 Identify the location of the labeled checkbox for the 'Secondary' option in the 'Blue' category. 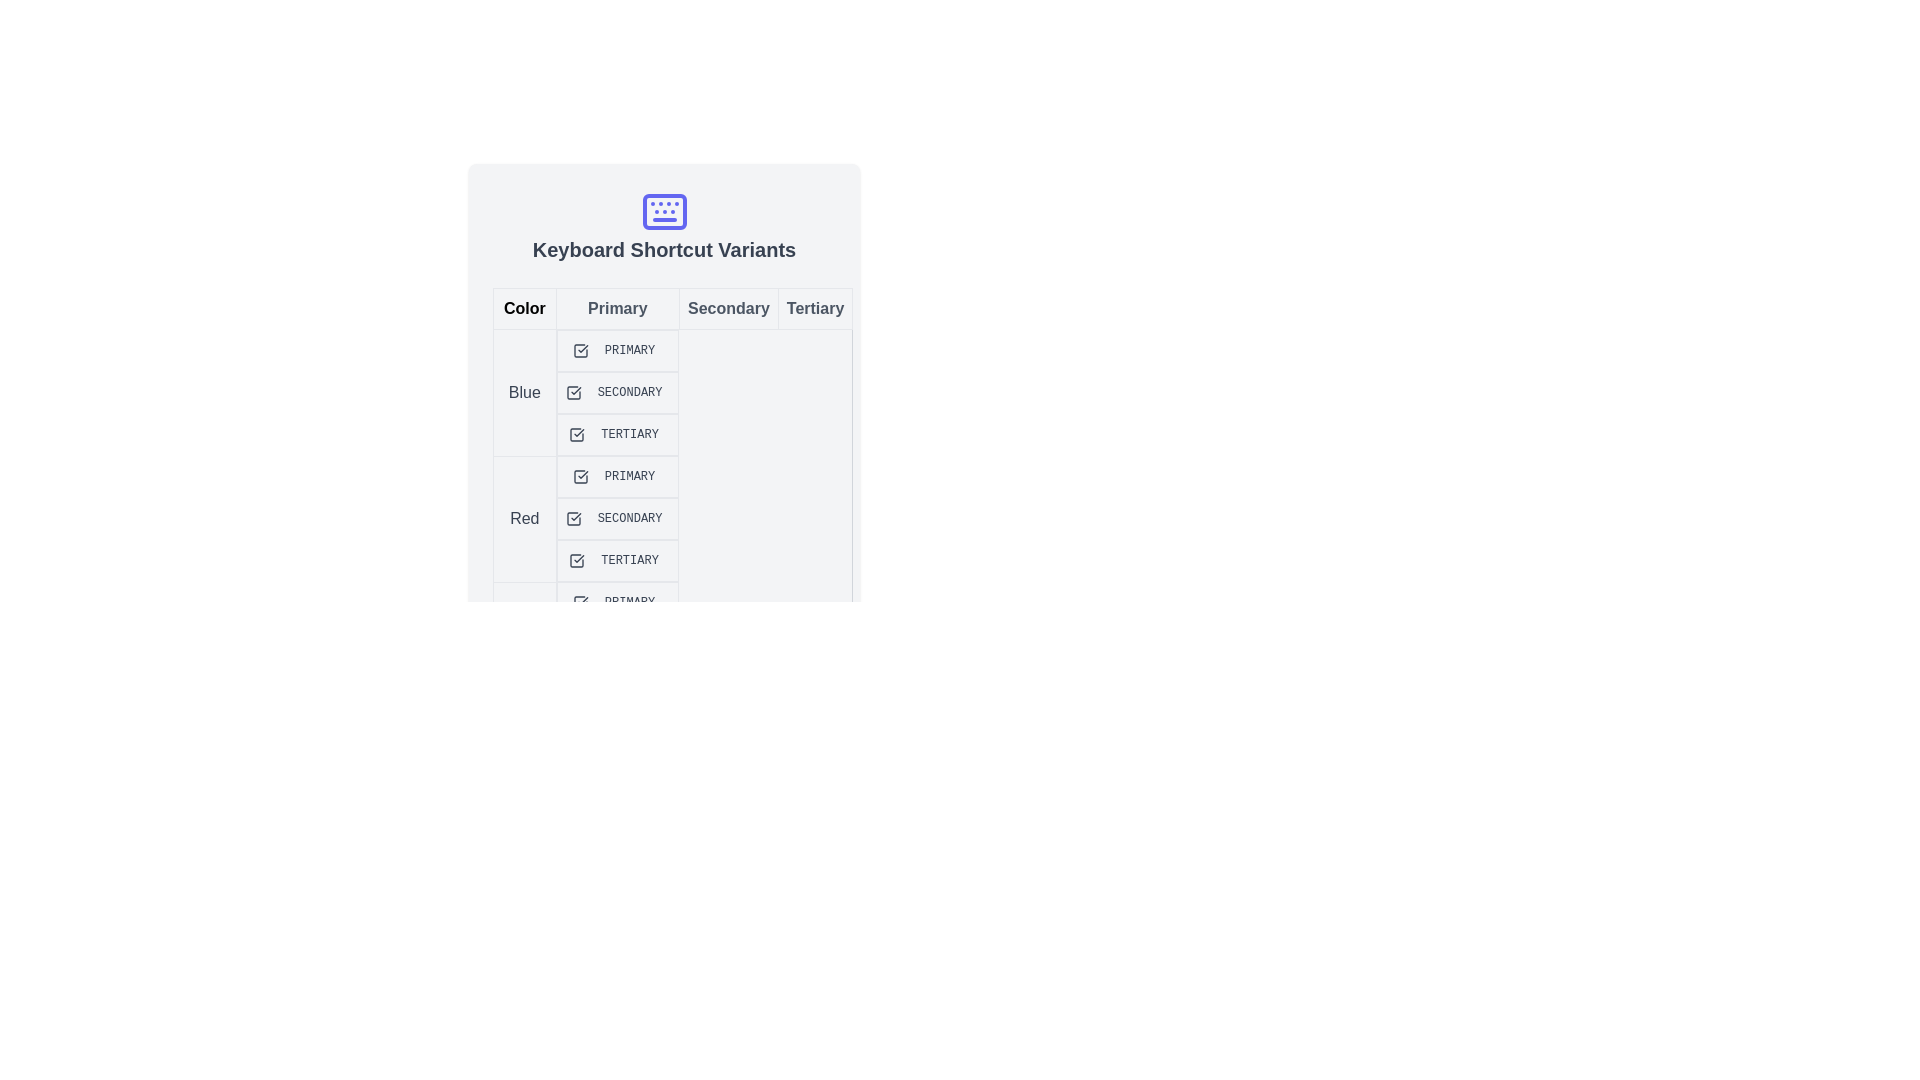
(617, 393).